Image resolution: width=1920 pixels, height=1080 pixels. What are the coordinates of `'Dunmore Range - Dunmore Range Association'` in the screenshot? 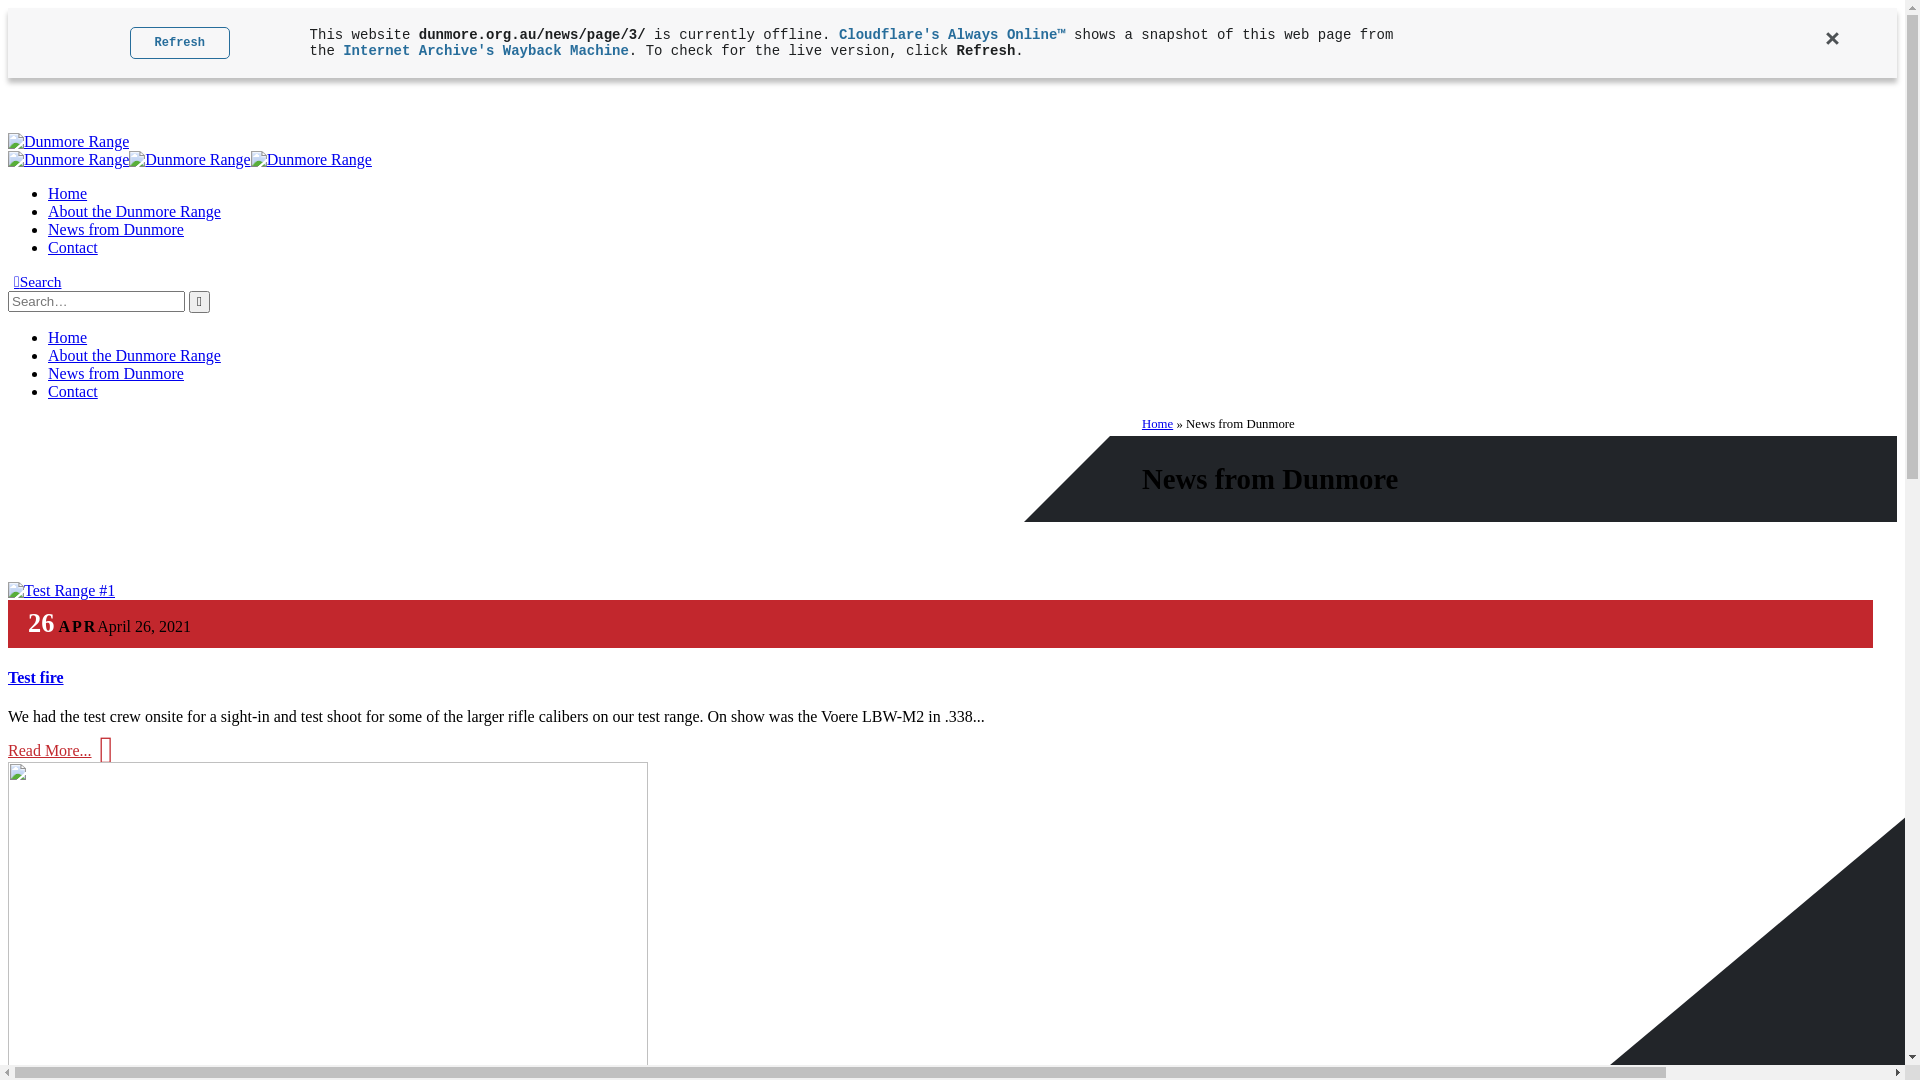 It's located at (68, 140).